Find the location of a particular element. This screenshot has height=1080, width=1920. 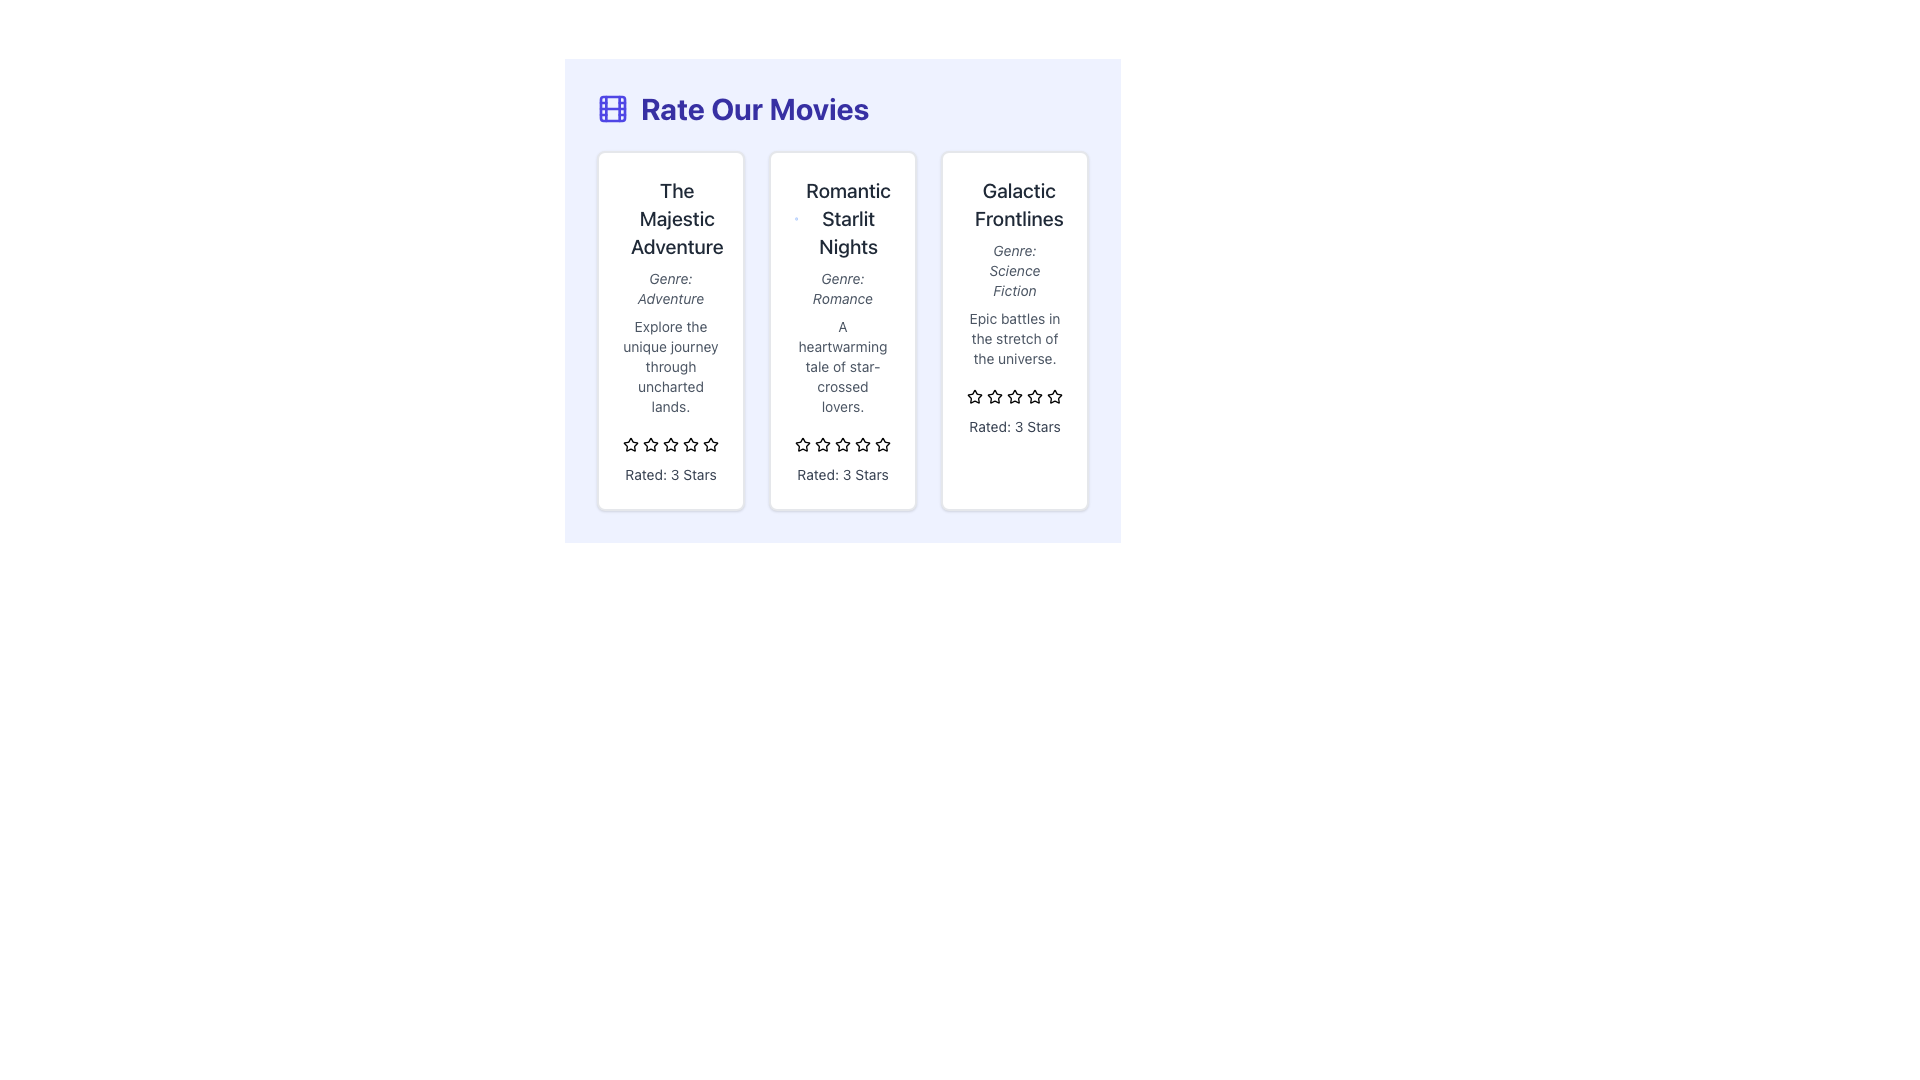

genre information displayed in the light gray italic text label 'Genre: Science Fiction' located below the title 'Galactic Frontlines' and above the description text is located at coordinates (1014, 270).